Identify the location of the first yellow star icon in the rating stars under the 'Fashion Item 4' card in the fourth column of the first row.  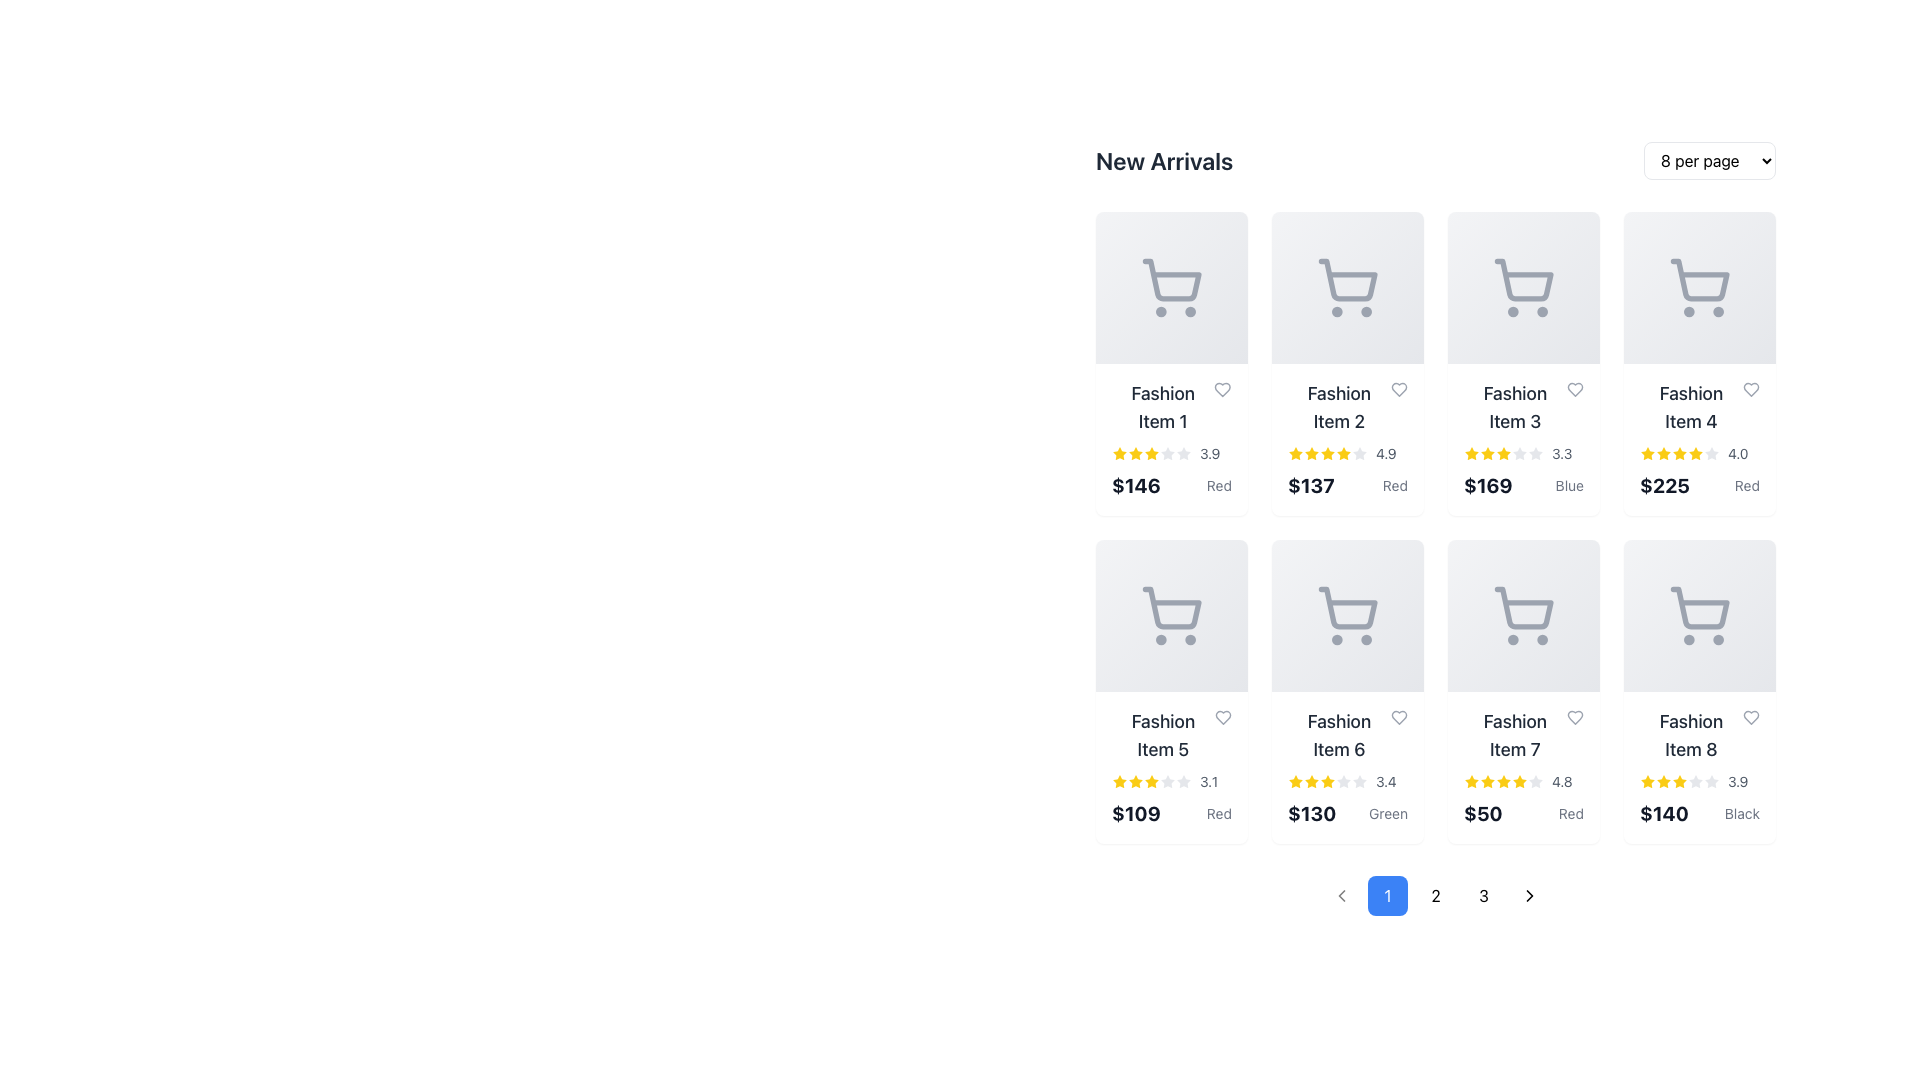
(1647, 454).